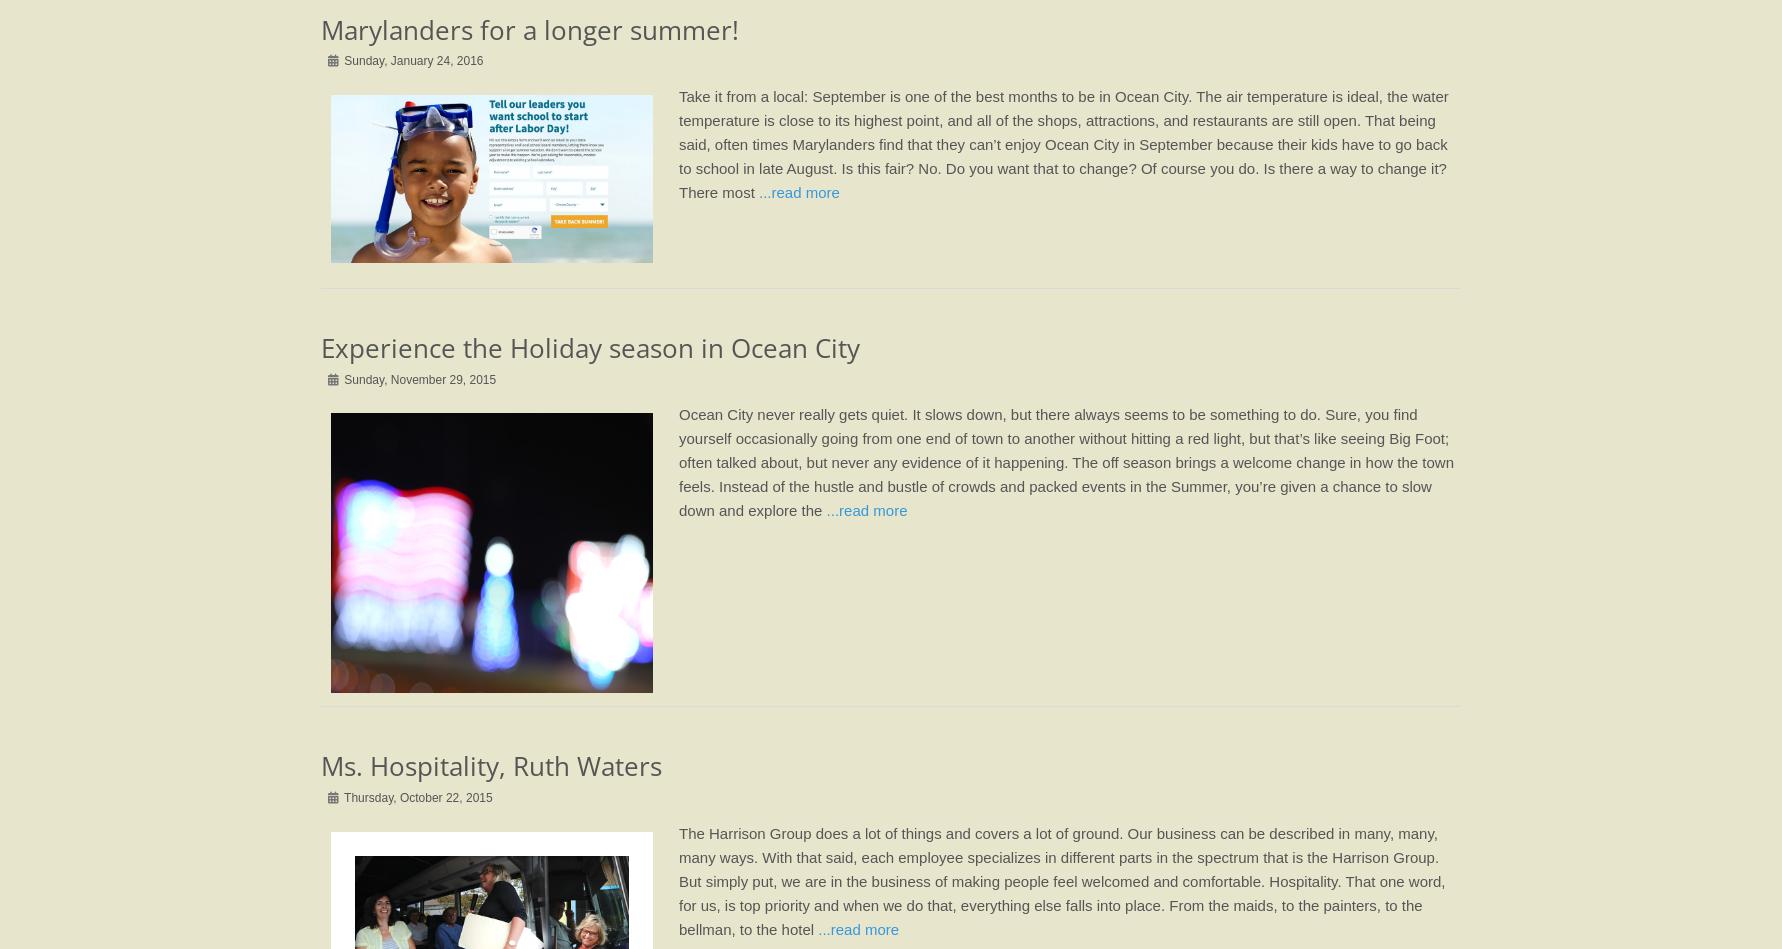 The height and width of the screenshot is (949, 1782). I want to click on 'Marylanders for a longer summer!', so click(528, 29).